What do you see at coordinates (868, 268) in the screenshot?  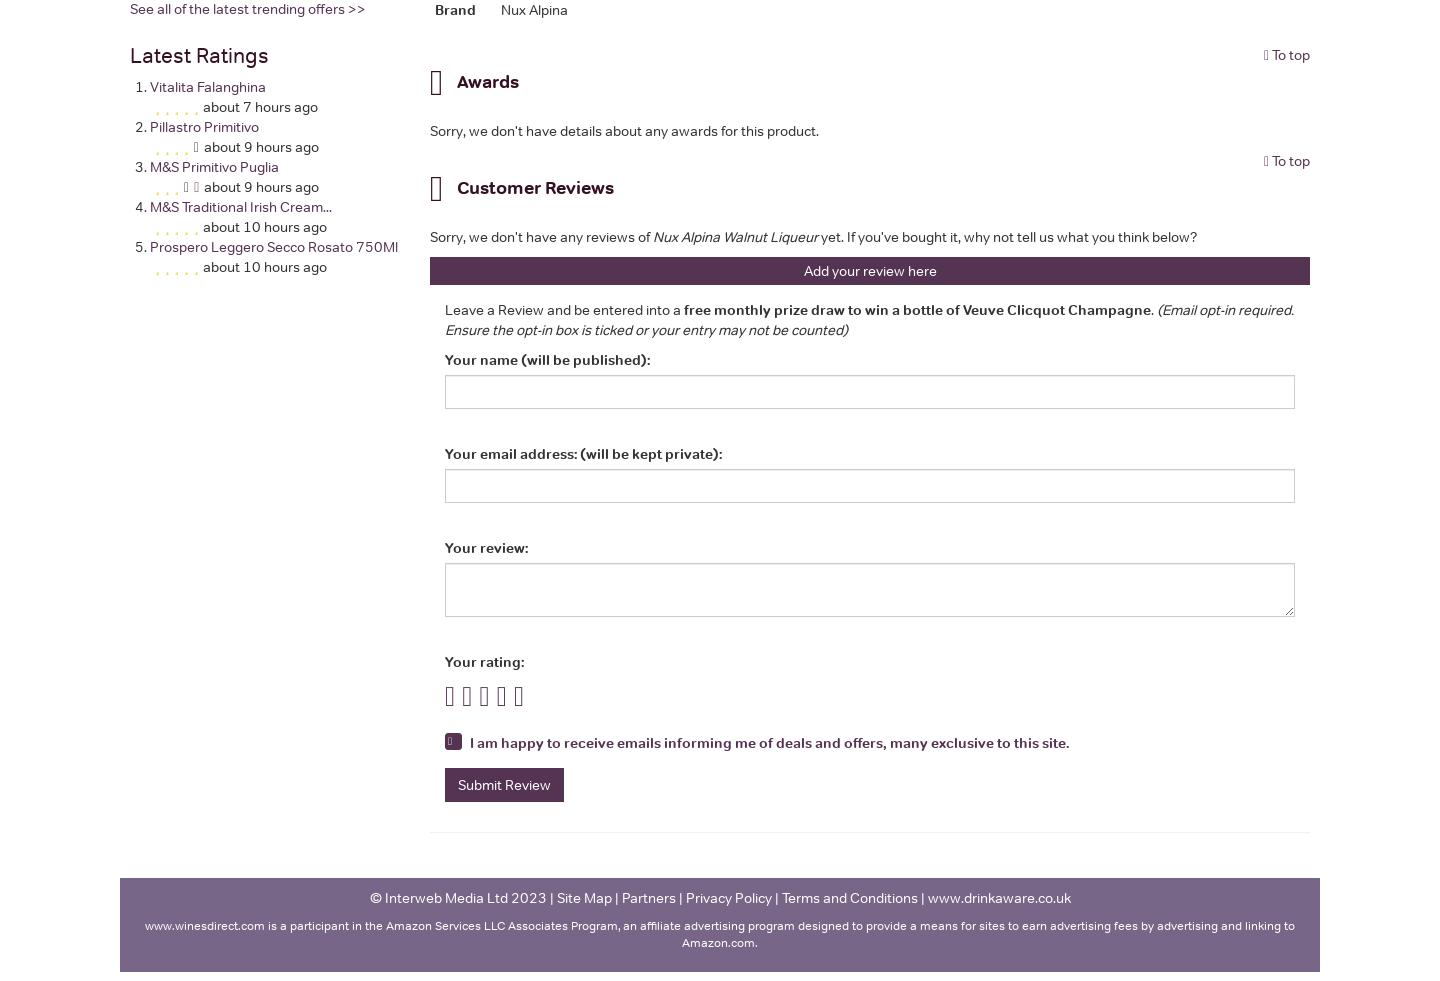 I see `'Add your review here'` at bounding box center [868, 268].